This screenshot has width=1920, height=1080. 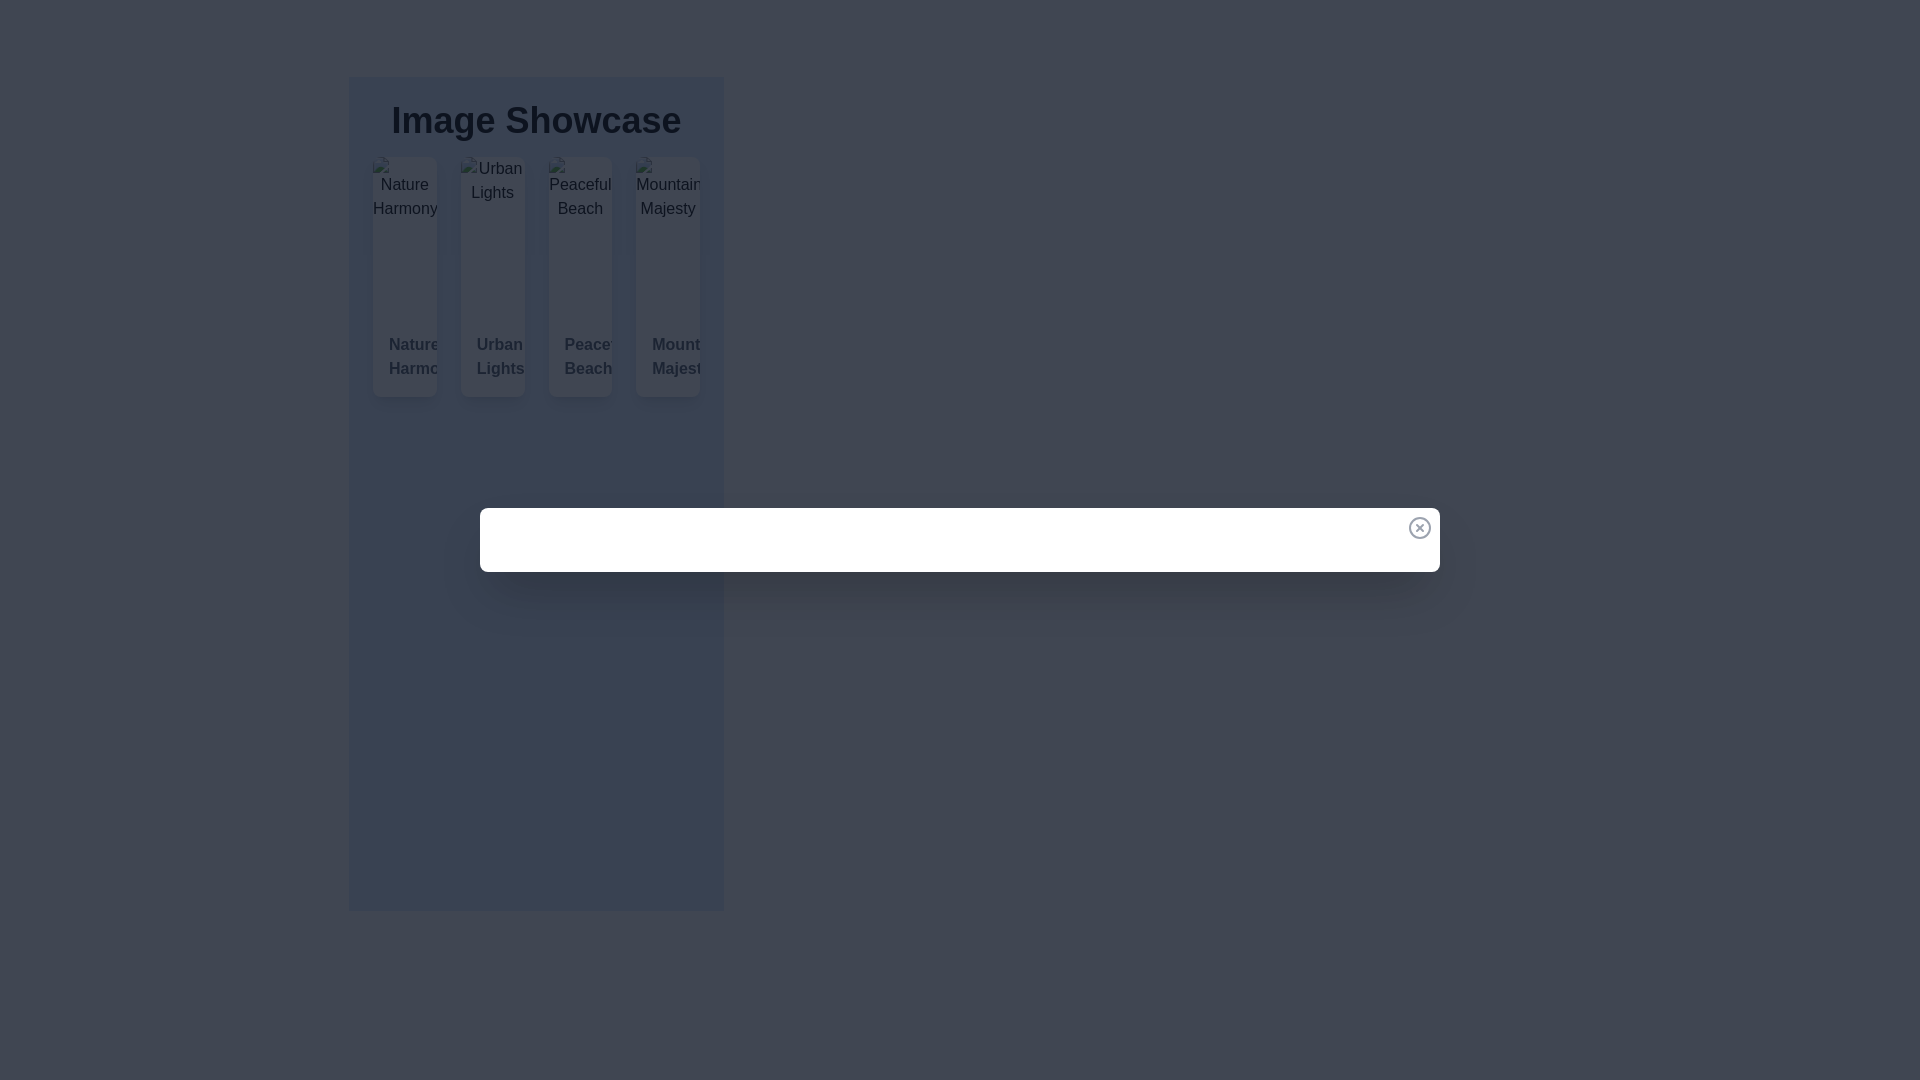 I want to click on the 'Urban Lights' text element, which is displayed in bold gray color and is part of the second card in the 'Image Showcase' layout, so click(x=492, y=356).